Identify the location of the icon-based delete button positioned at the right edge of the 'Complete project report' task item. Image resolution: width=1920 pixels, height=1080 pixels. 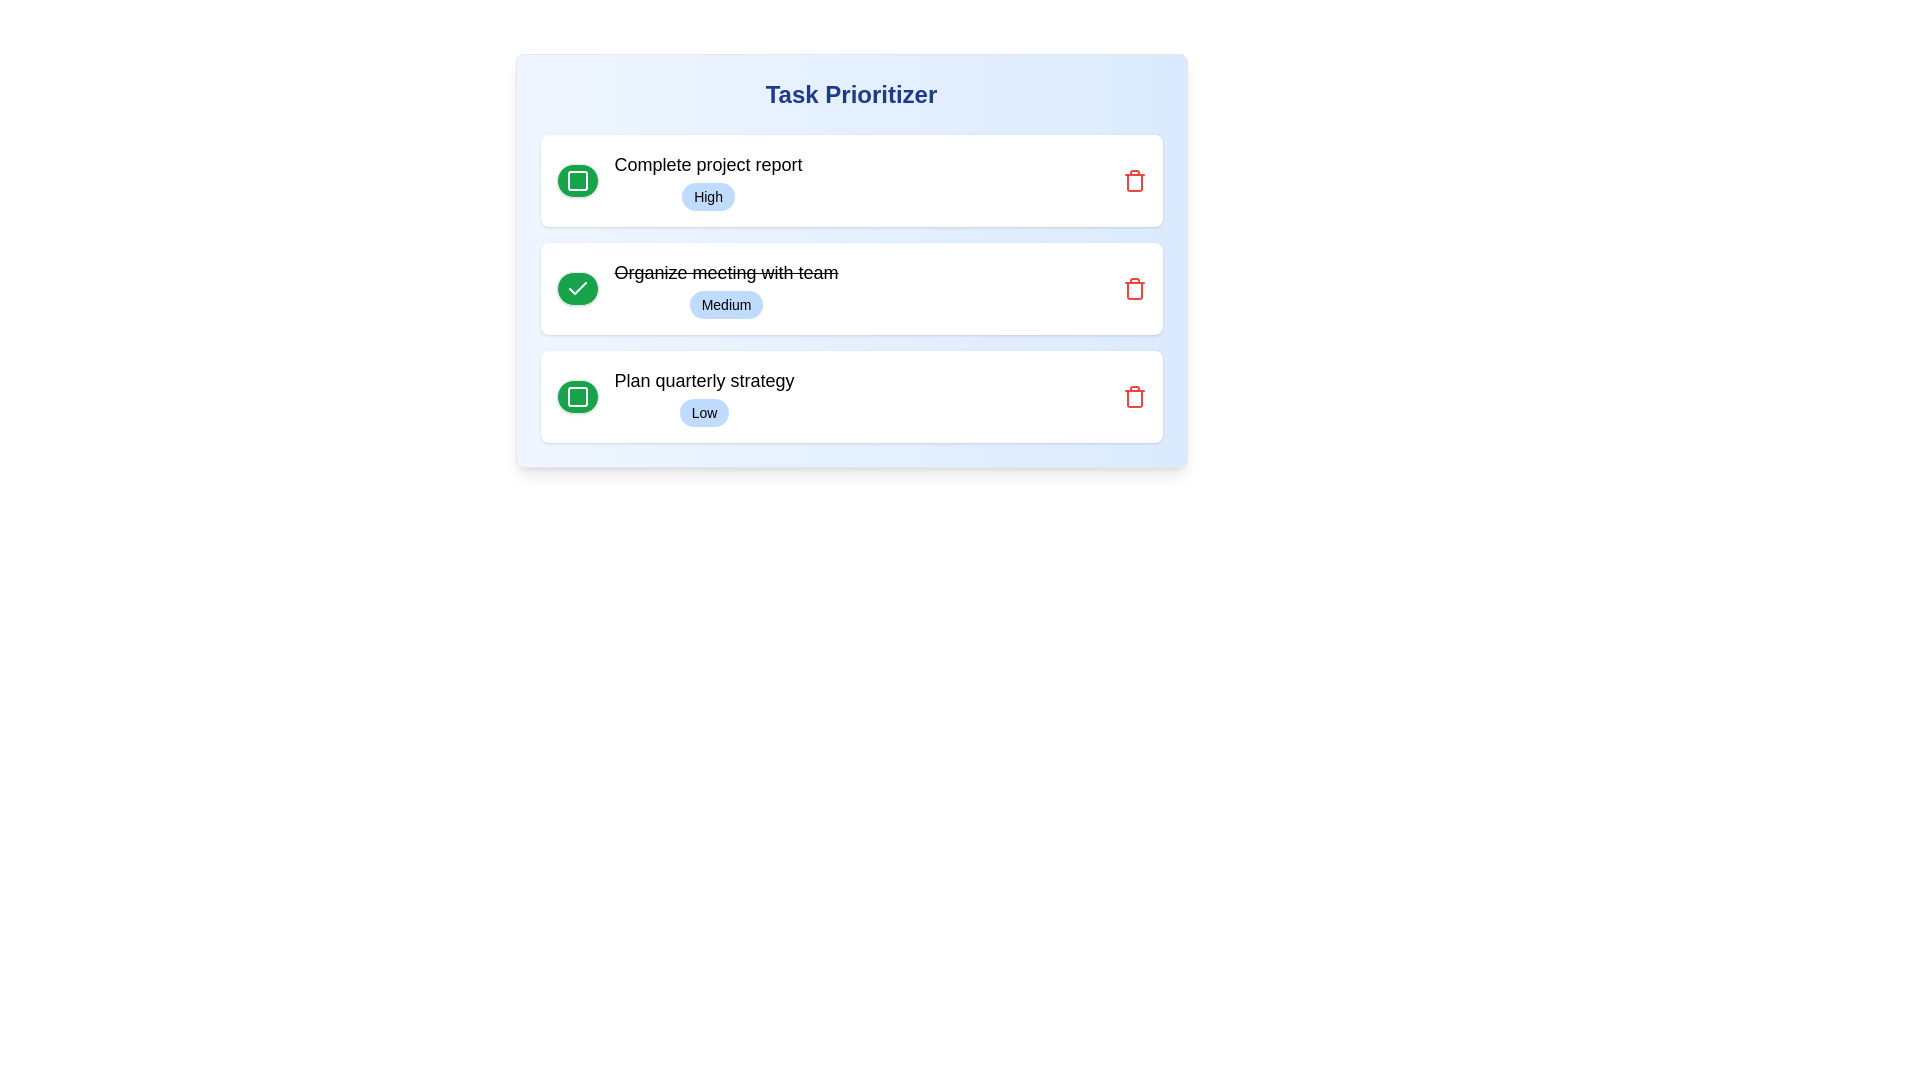
(1134, 181).